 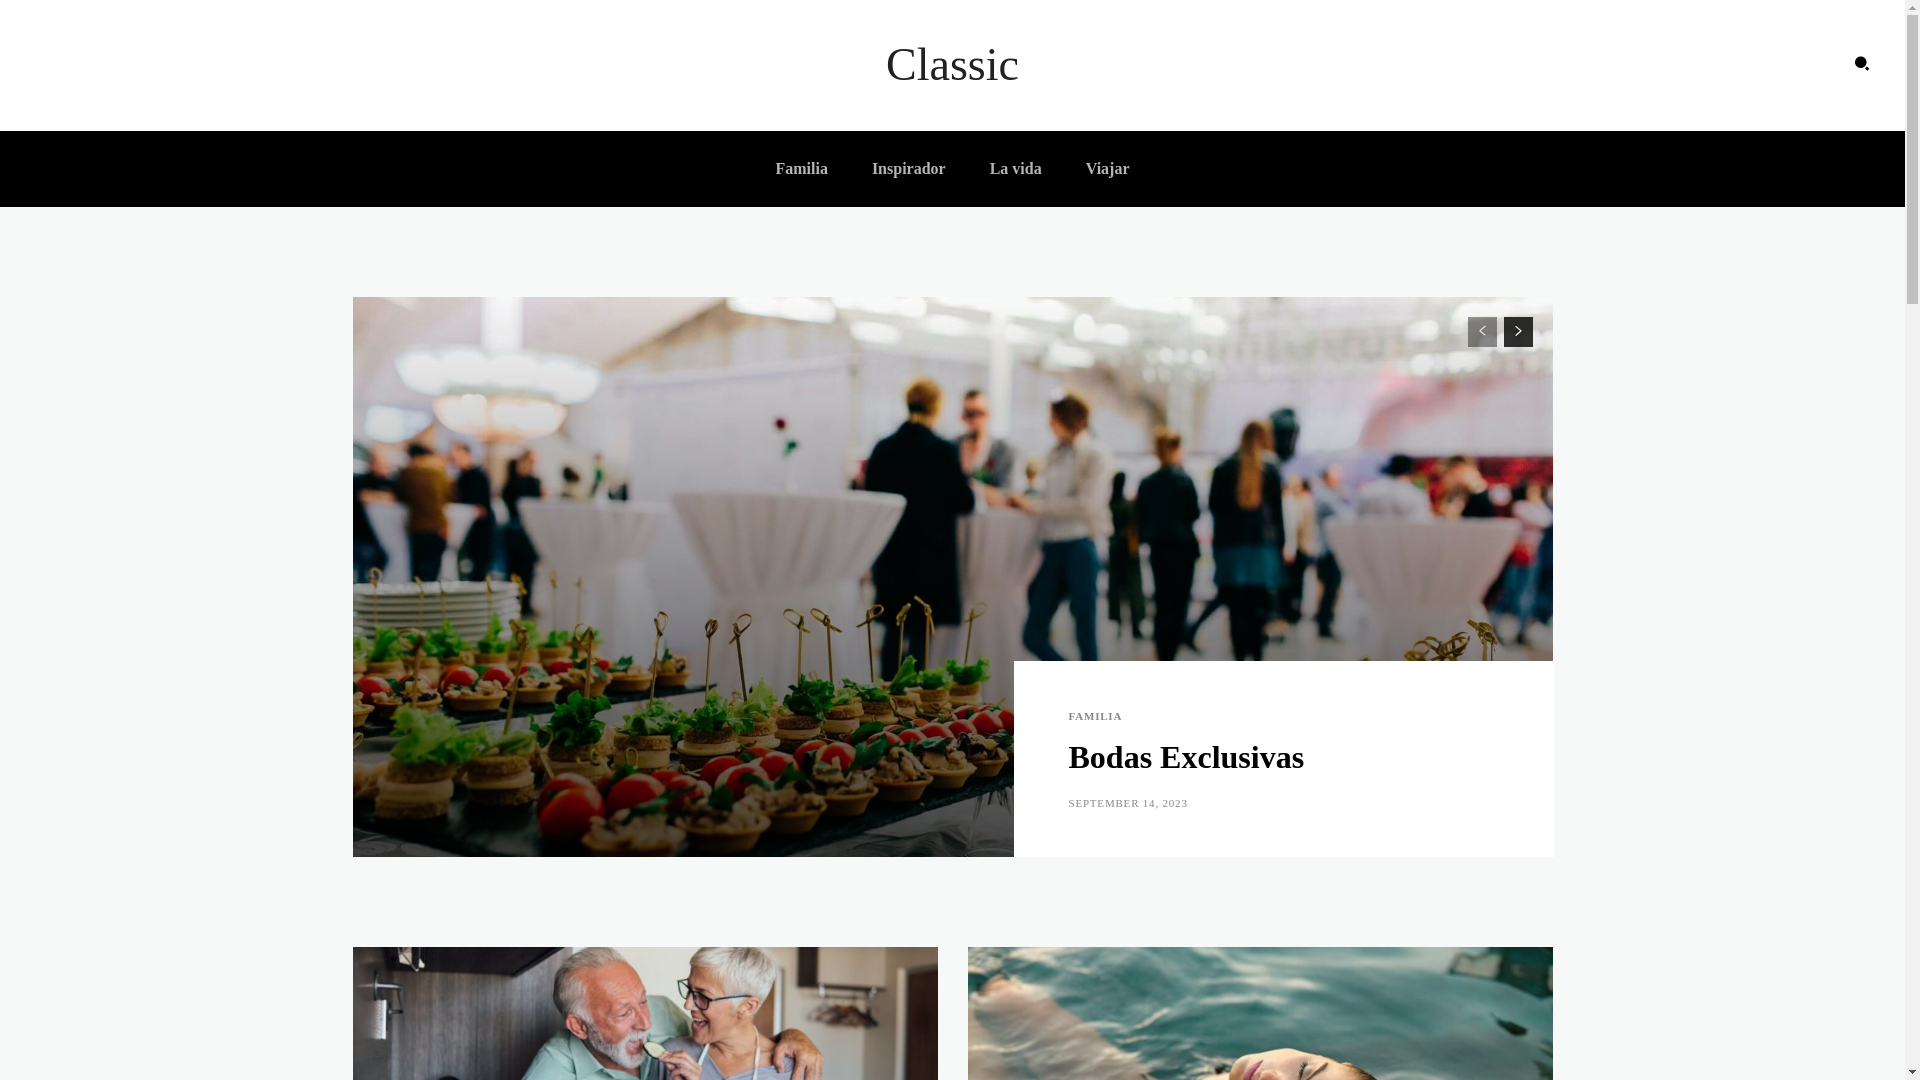 I want to click on 'FAMILIA', so click(x=1093, y=715).